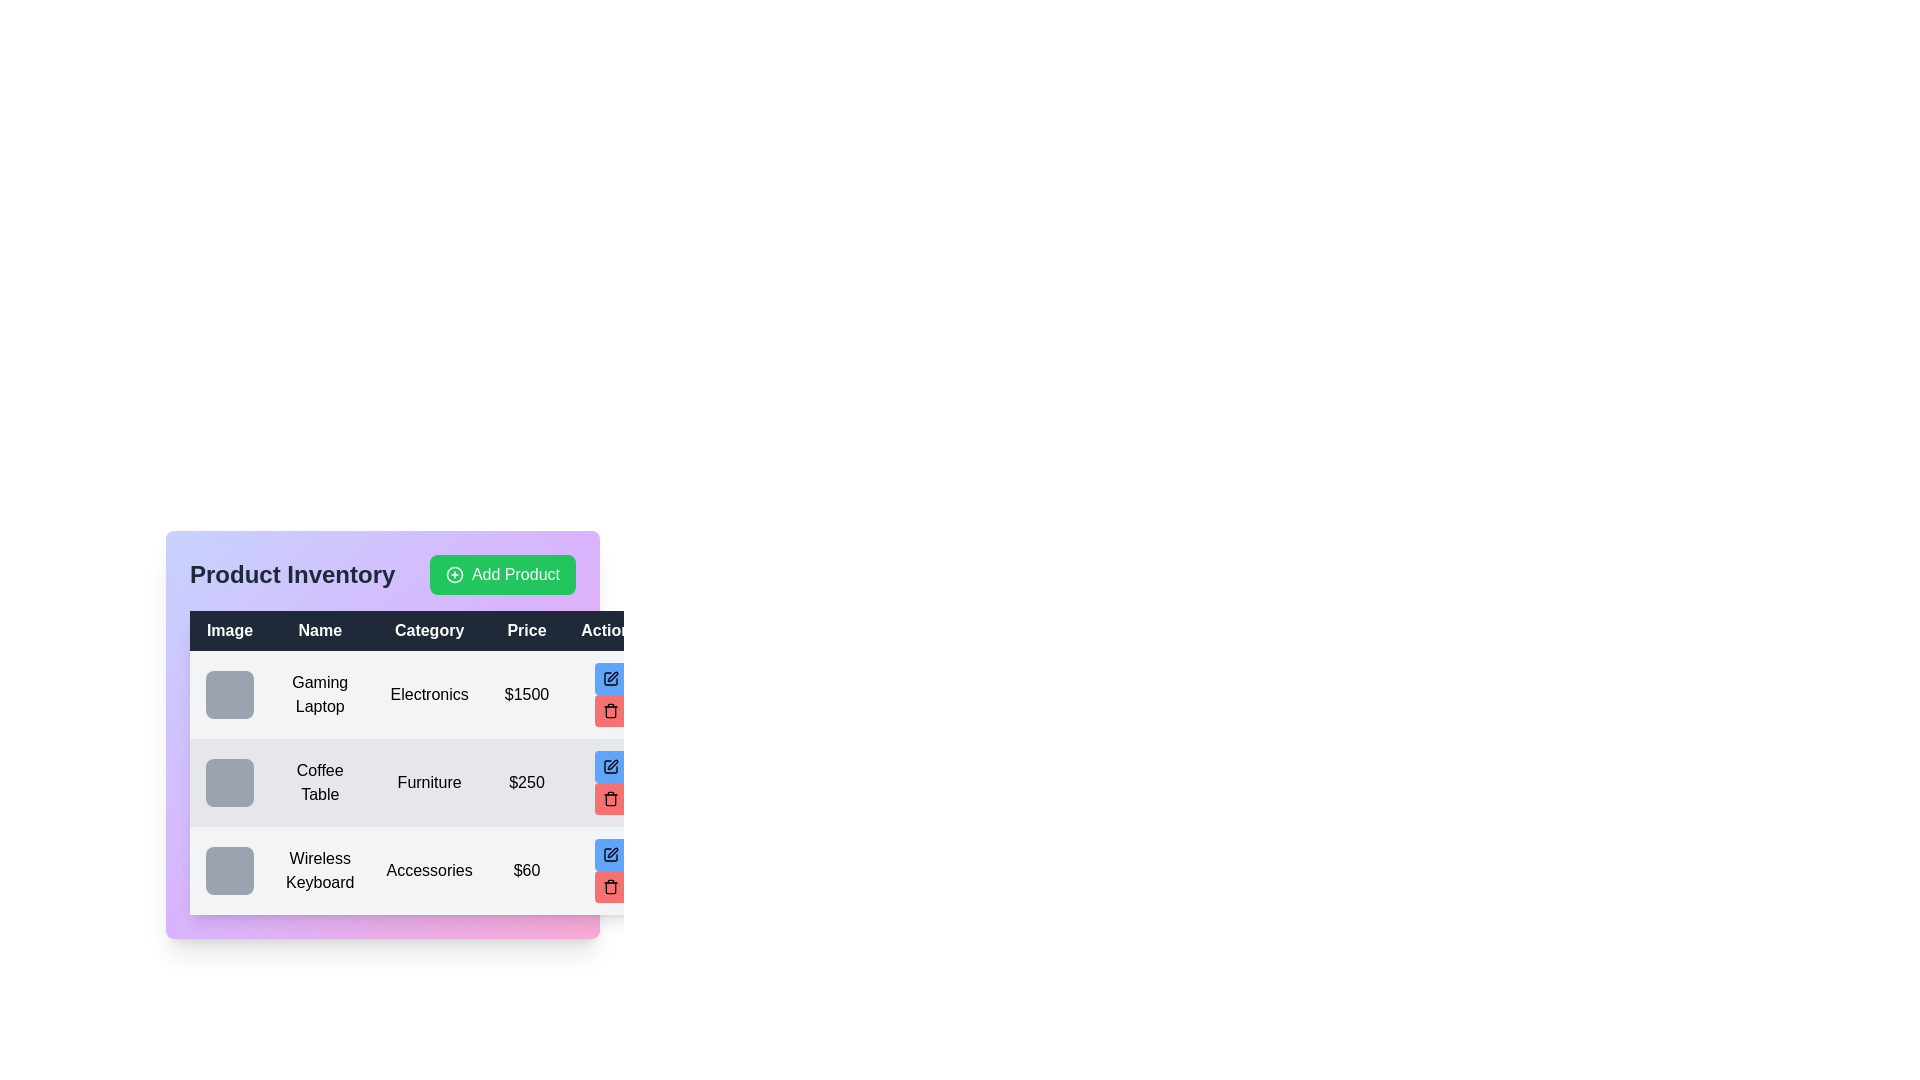 This screenshot has height=1080, width=1920. What do you see at coordinates (320, 870) in the screenshot?
I see `the 'Wireless Keyboard' text label, which is centrally aligned in a light gray background, to possibly reveal details` at bounding box center [320, 870].